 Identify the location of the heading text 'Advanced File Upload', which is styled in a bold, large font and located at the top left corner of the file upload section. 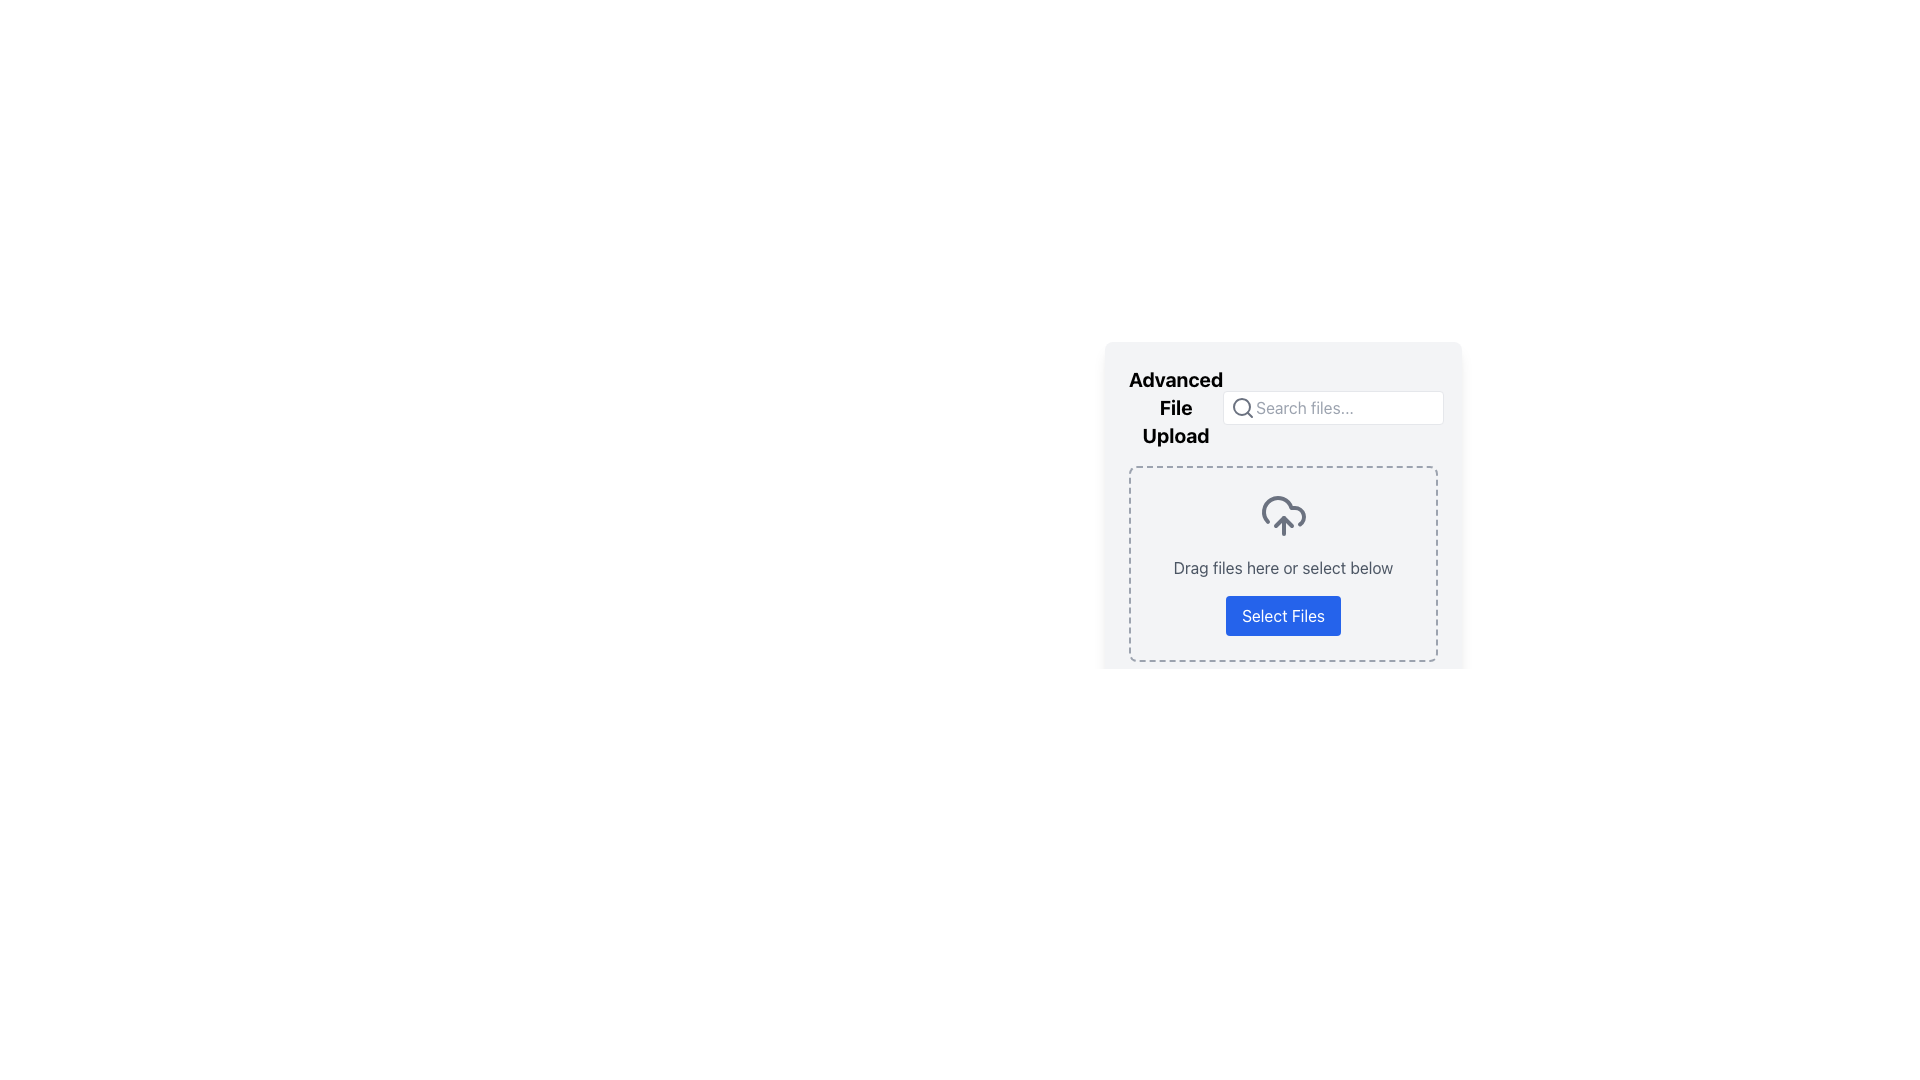
(1176, 407).